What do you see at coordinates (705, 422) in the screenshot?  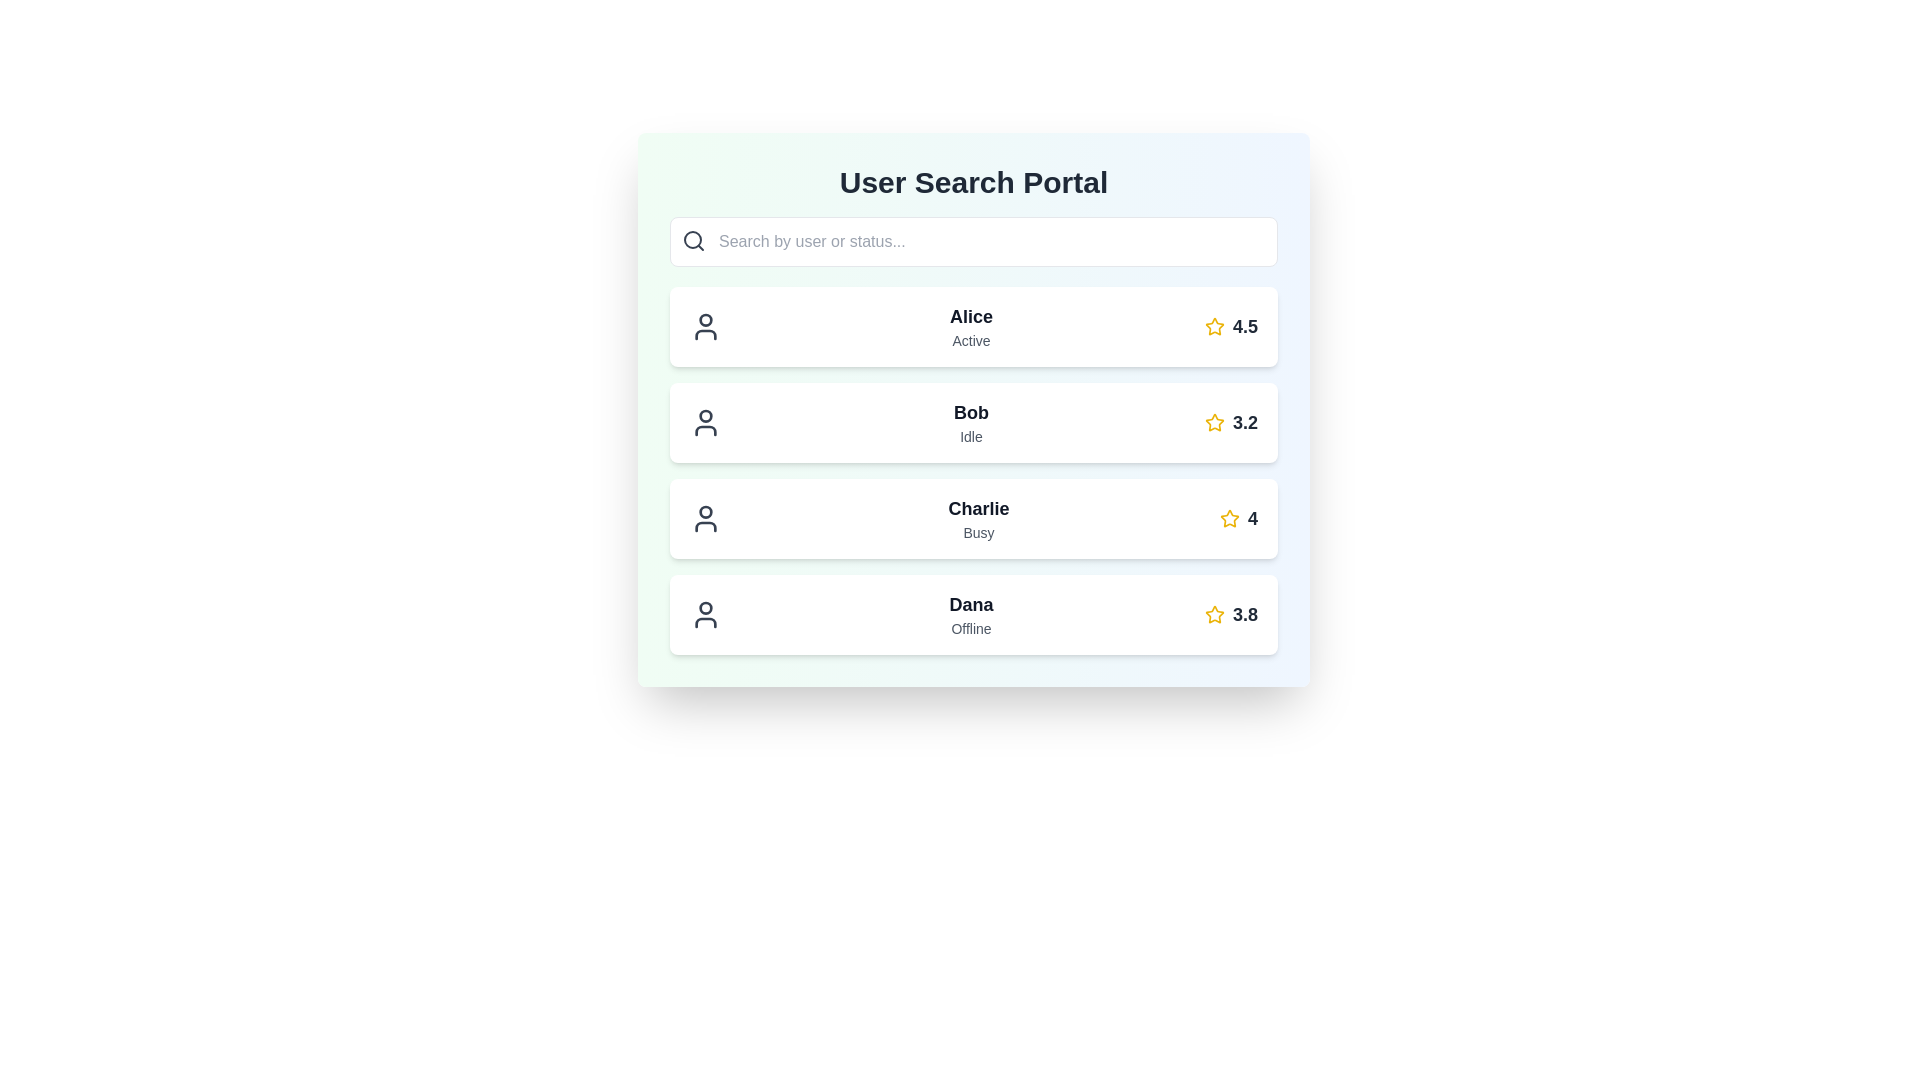 I see `the user's profile silhouette icon, which is outlined in dark gray and located to the left of the text 'Bob' in the second row of the user list interface` at bounding box center [705, 422].